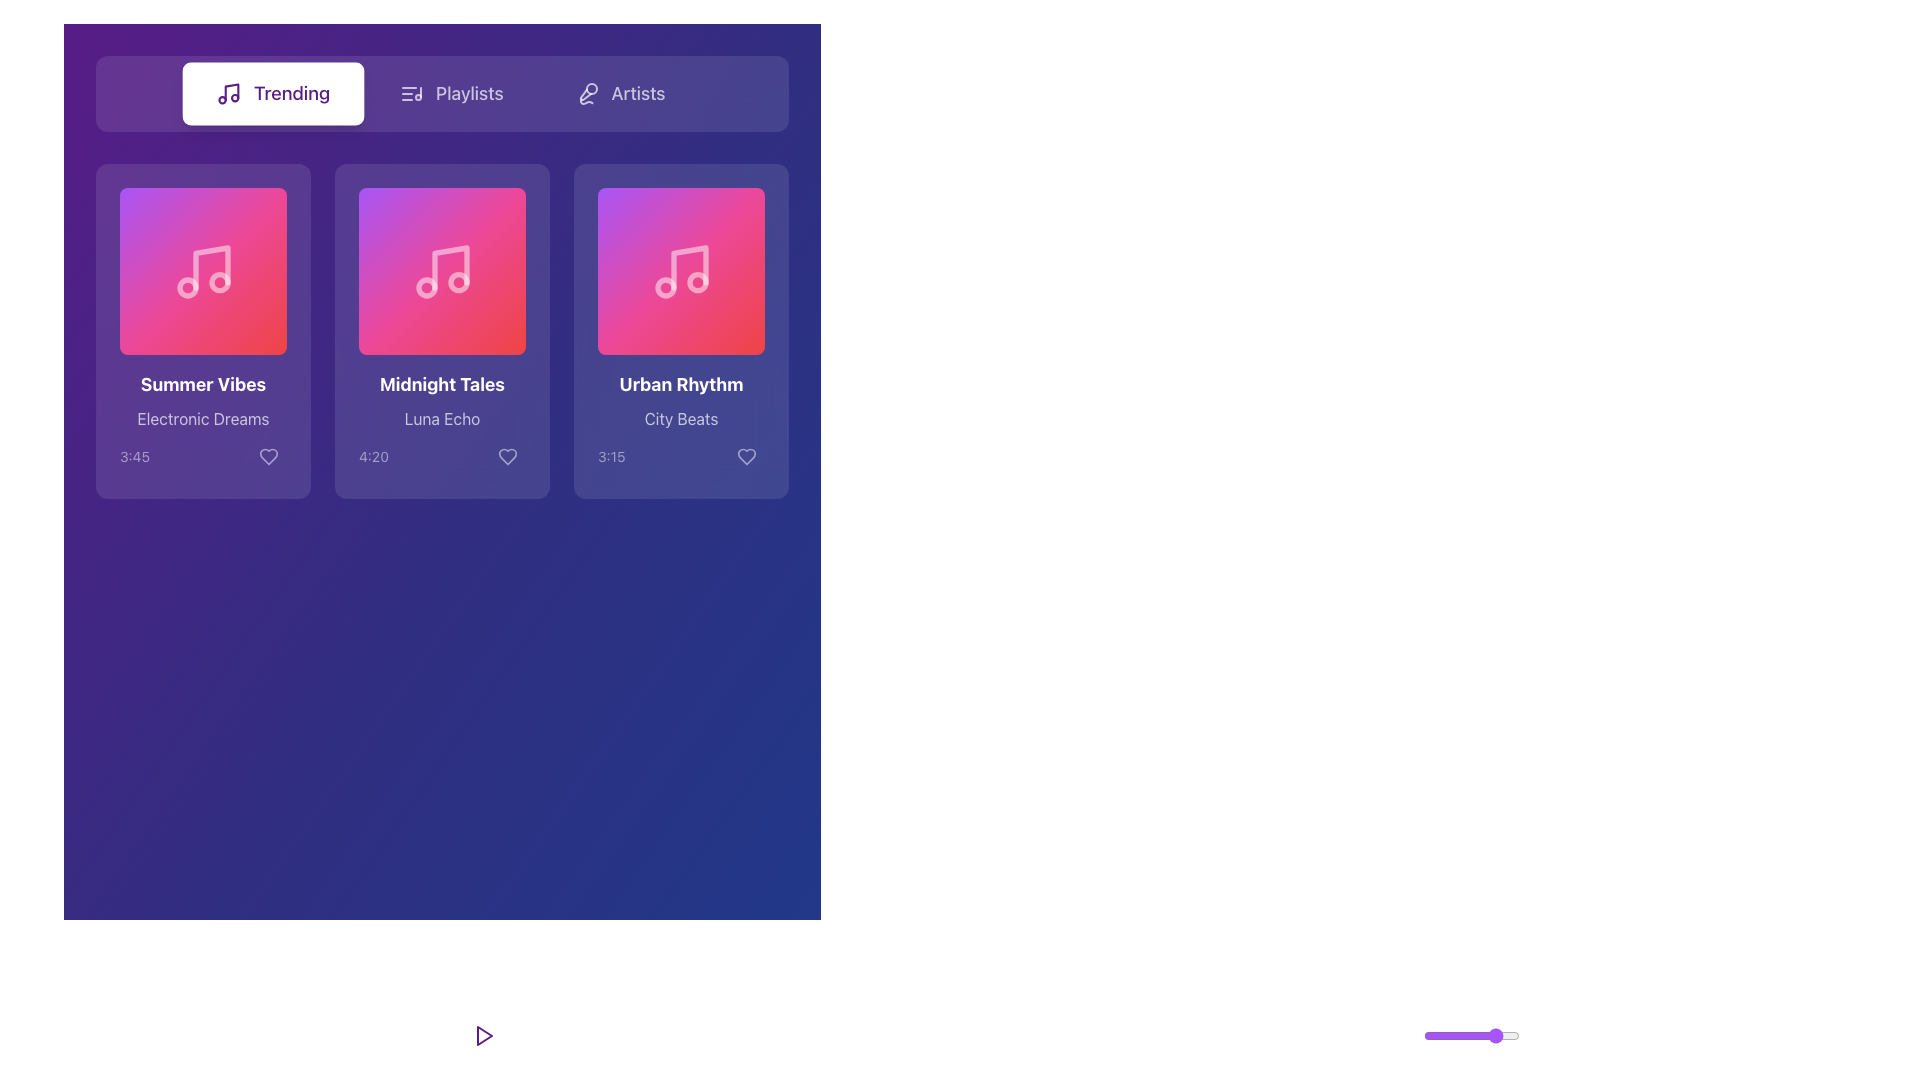  What do you see at coordinates (1498, 1035) in the screenshot?
I see `the value of the slider` at bounding box center [1498, 1035].